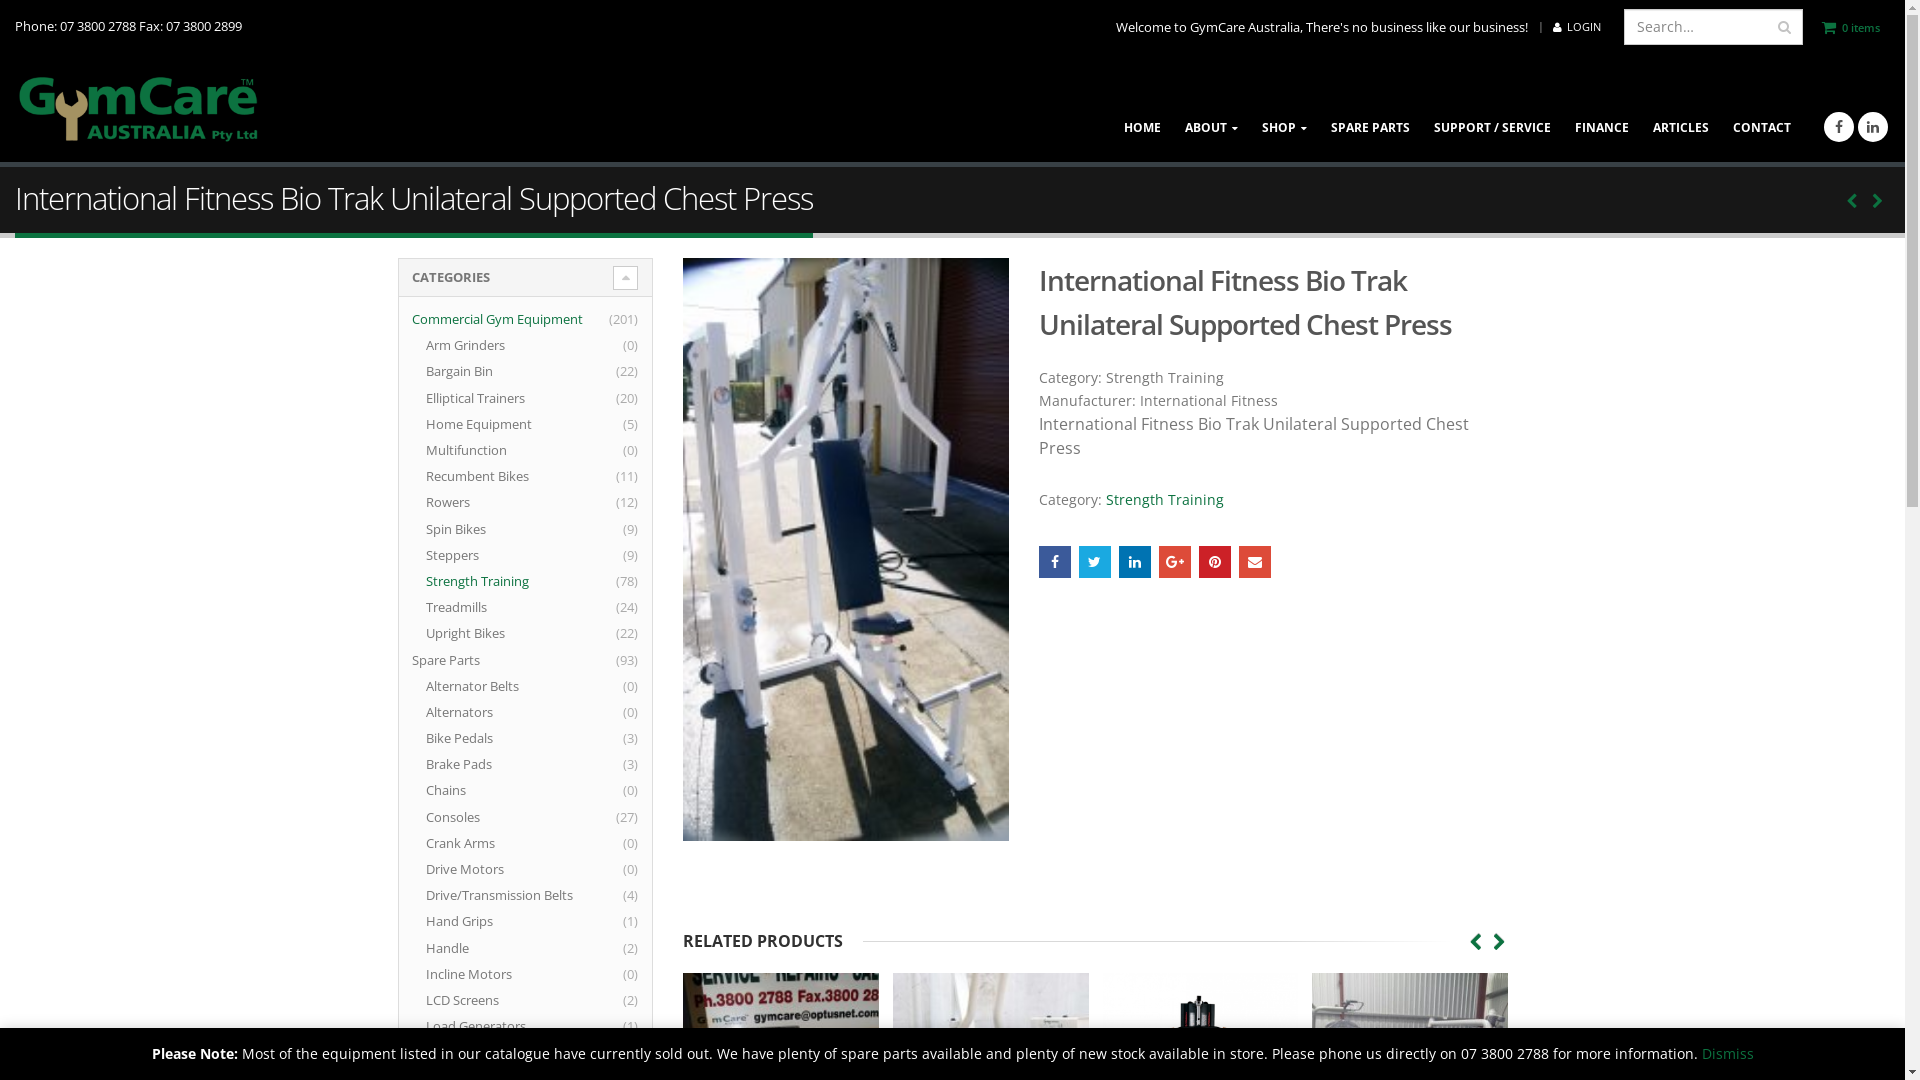 This screenshot has width=1920, height=1080. What do you see at coordinates (488, 1026) in the screenshot?
I see `'Load Generators'` at bounding box center [488, 1026].